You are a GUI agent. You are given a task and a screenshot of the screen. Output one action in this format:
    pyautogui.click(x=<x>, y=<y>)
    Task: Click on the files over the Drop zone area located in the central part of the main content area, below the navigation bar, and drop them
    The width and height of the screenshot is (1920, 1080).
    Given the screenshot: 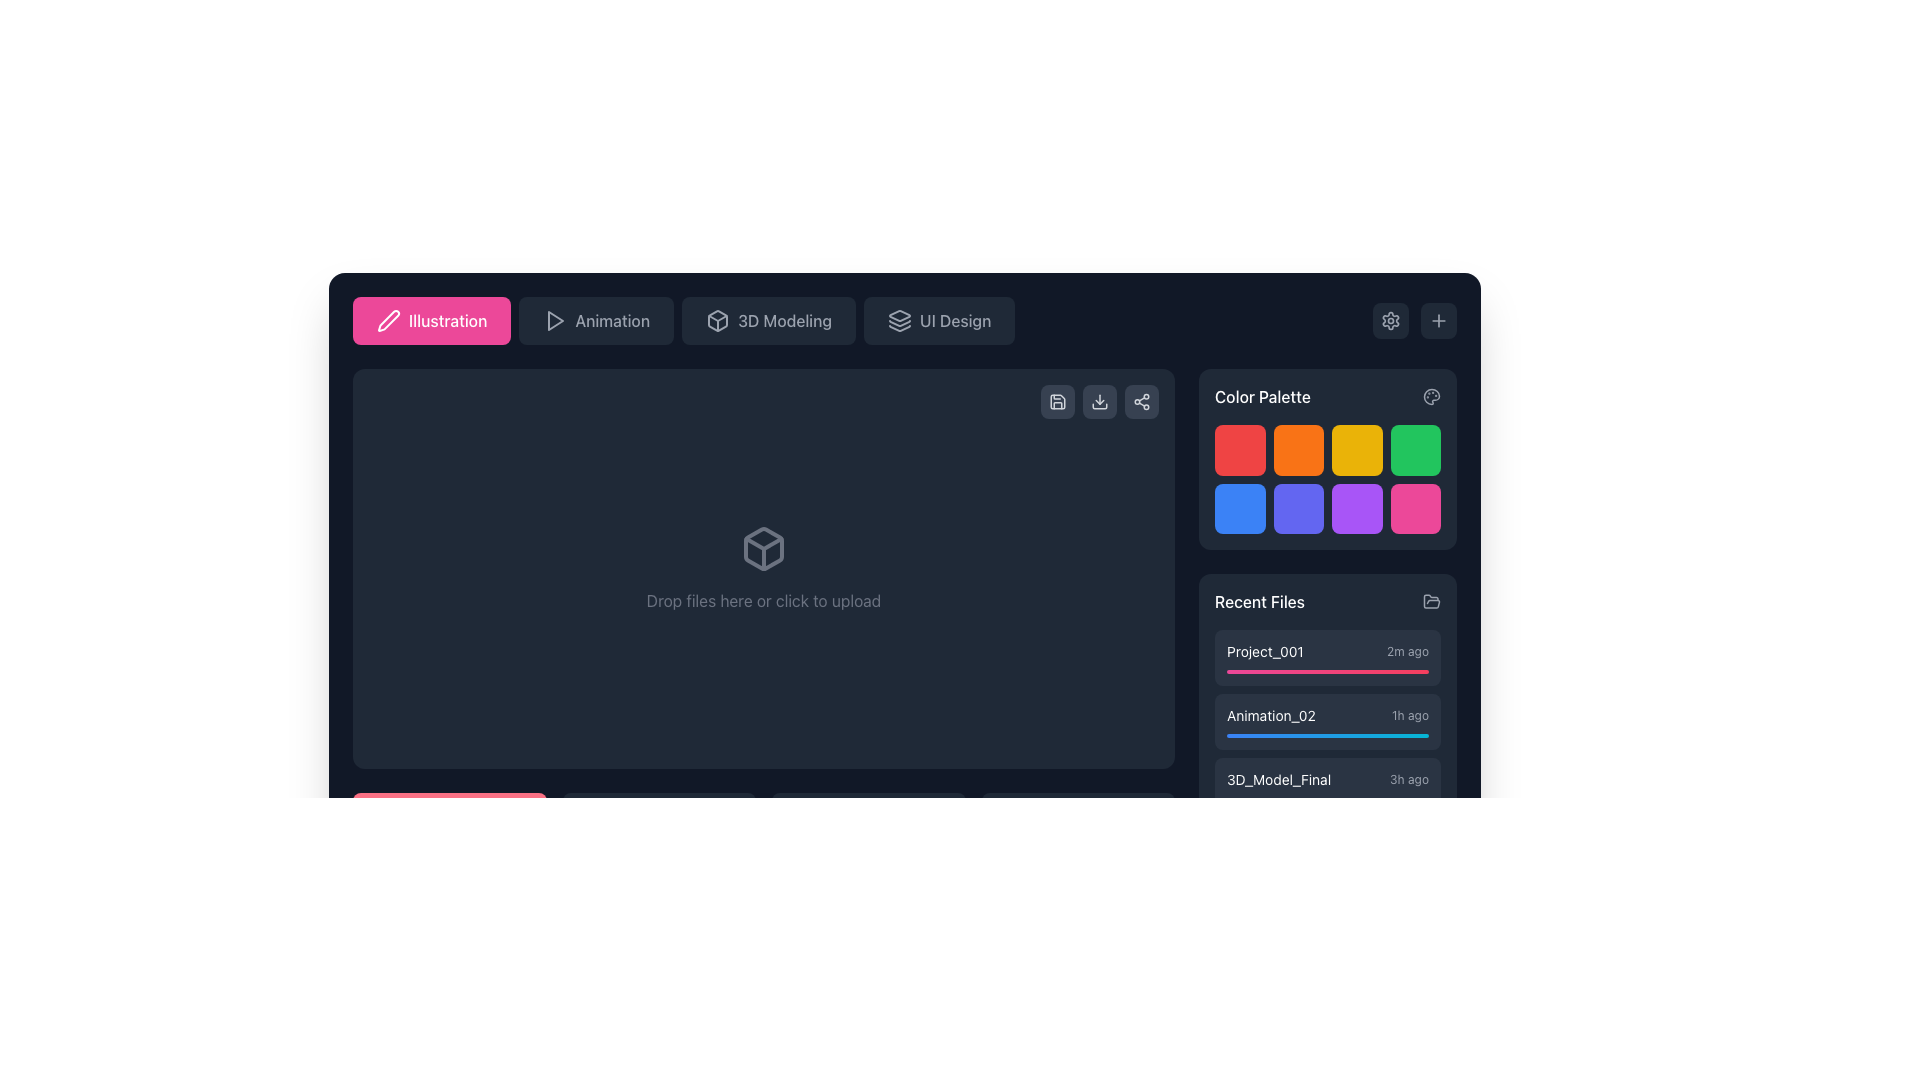 What is the action you would take?
    pyautogui.click(x=762, y=569)
    